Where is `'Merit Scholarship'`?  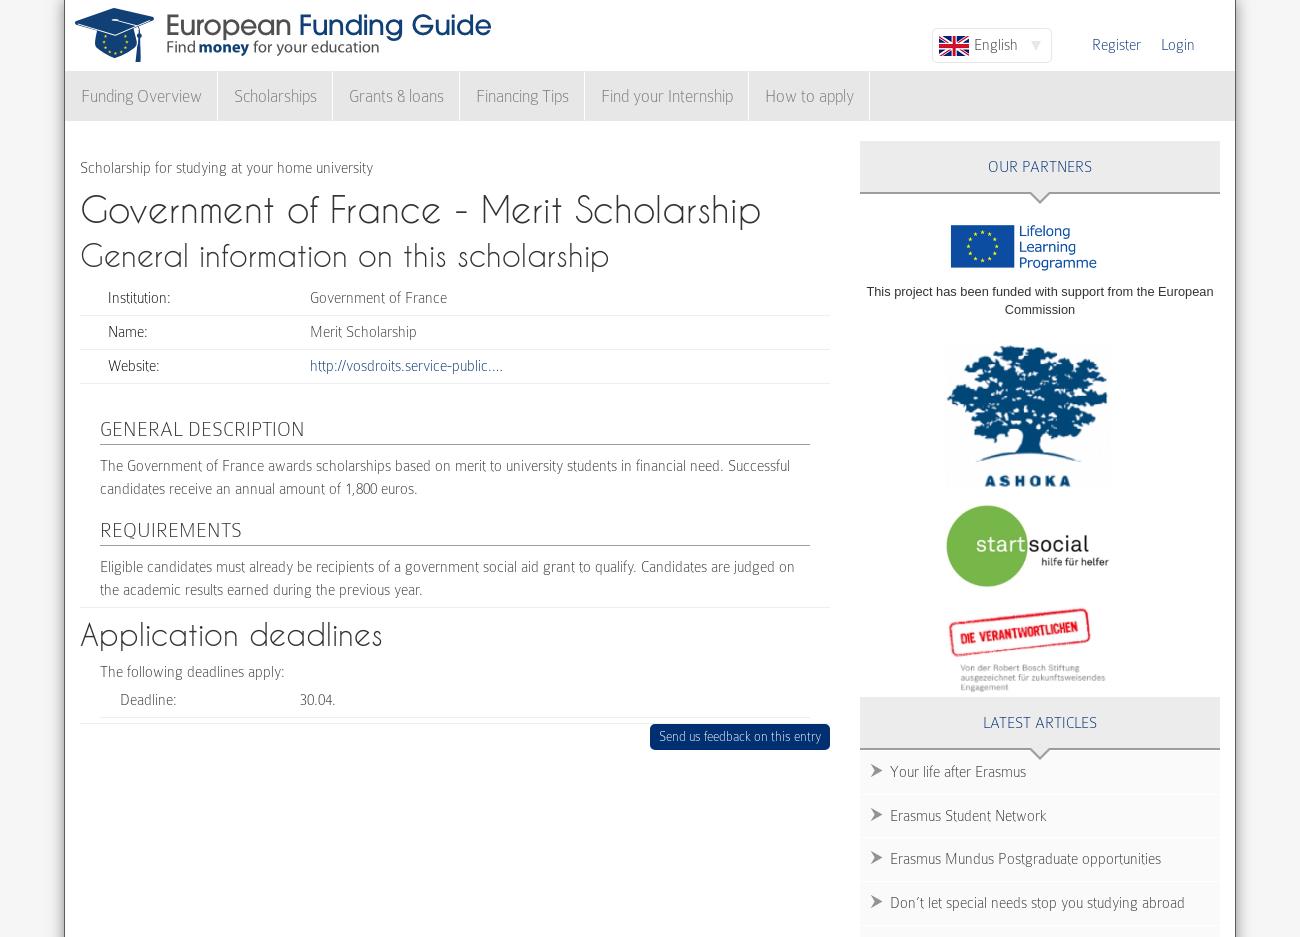 'Merit Scholarship' is located at coordinates (362, 331).